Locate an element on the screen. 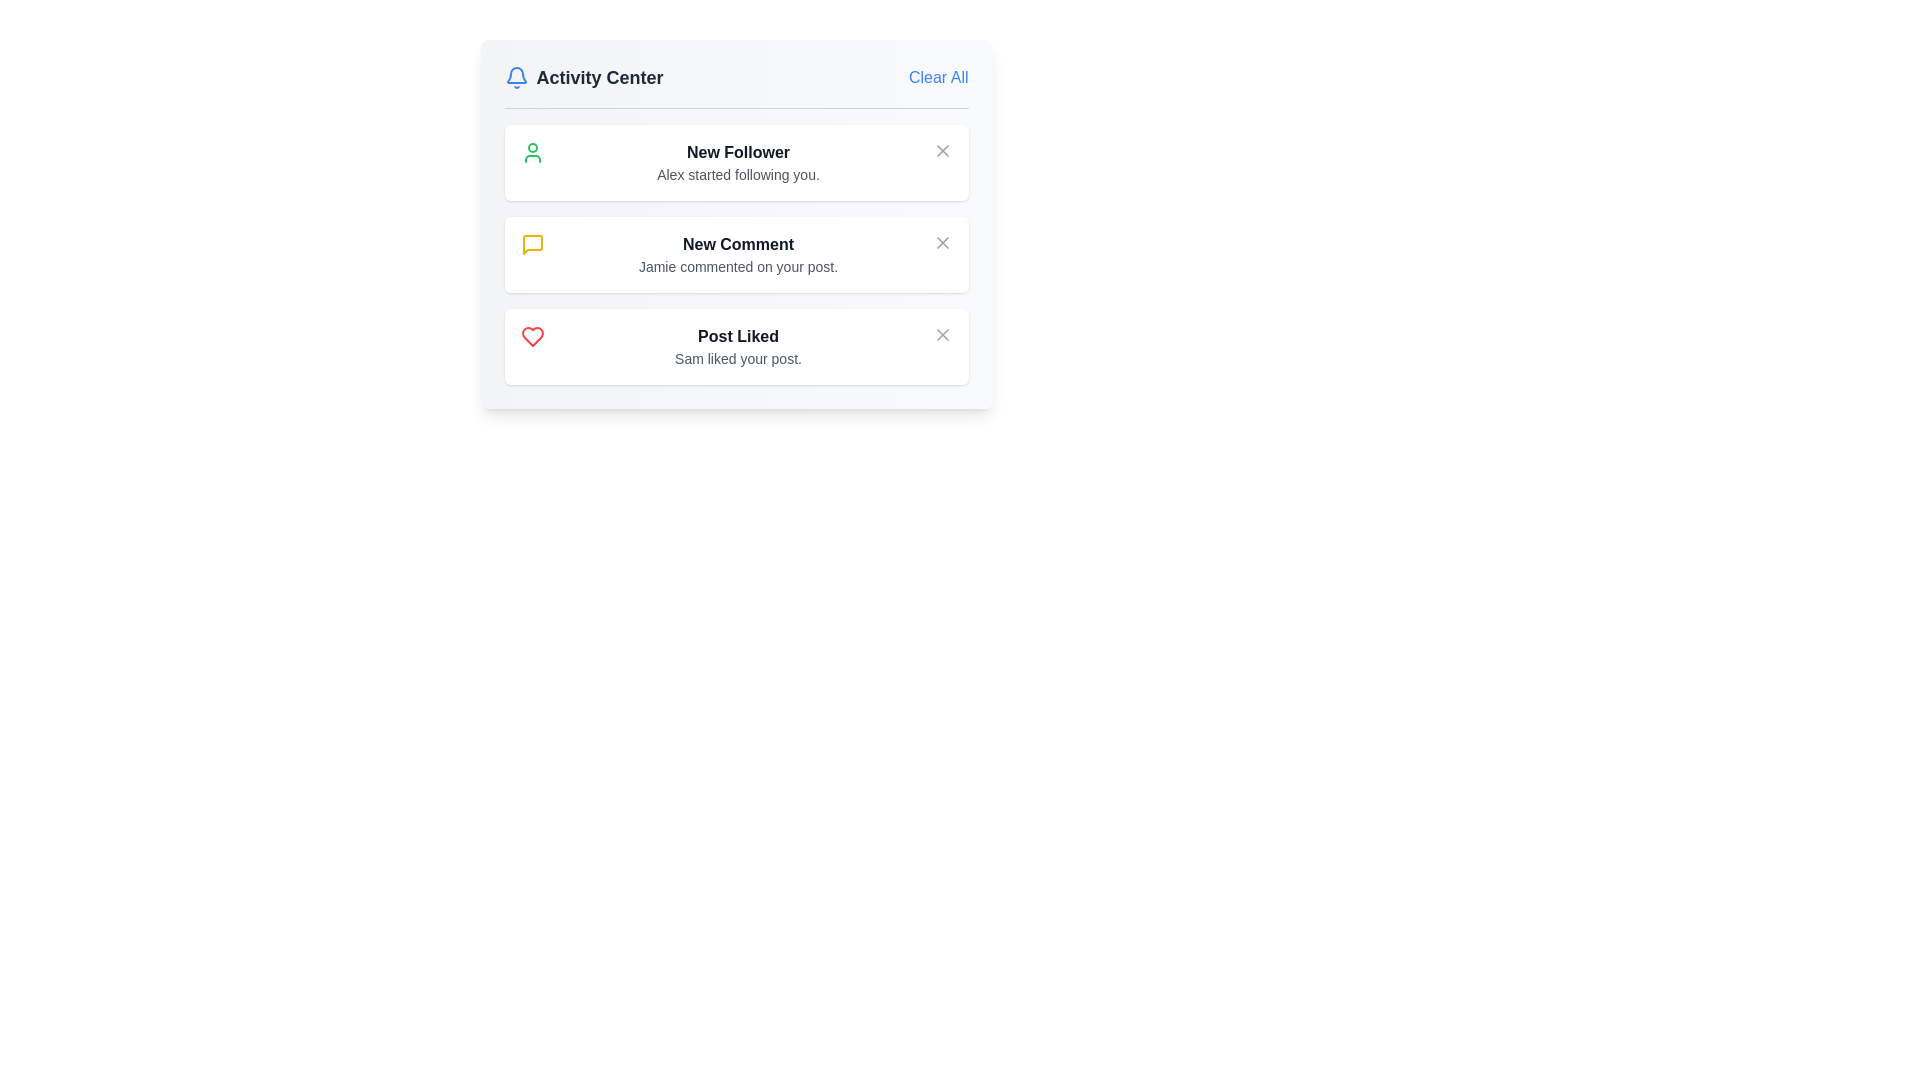  the heart icon representing the 'like' action on the 'Post Liked' notification card, which is the third item in the notifications list is located at coordinates (532, 335).